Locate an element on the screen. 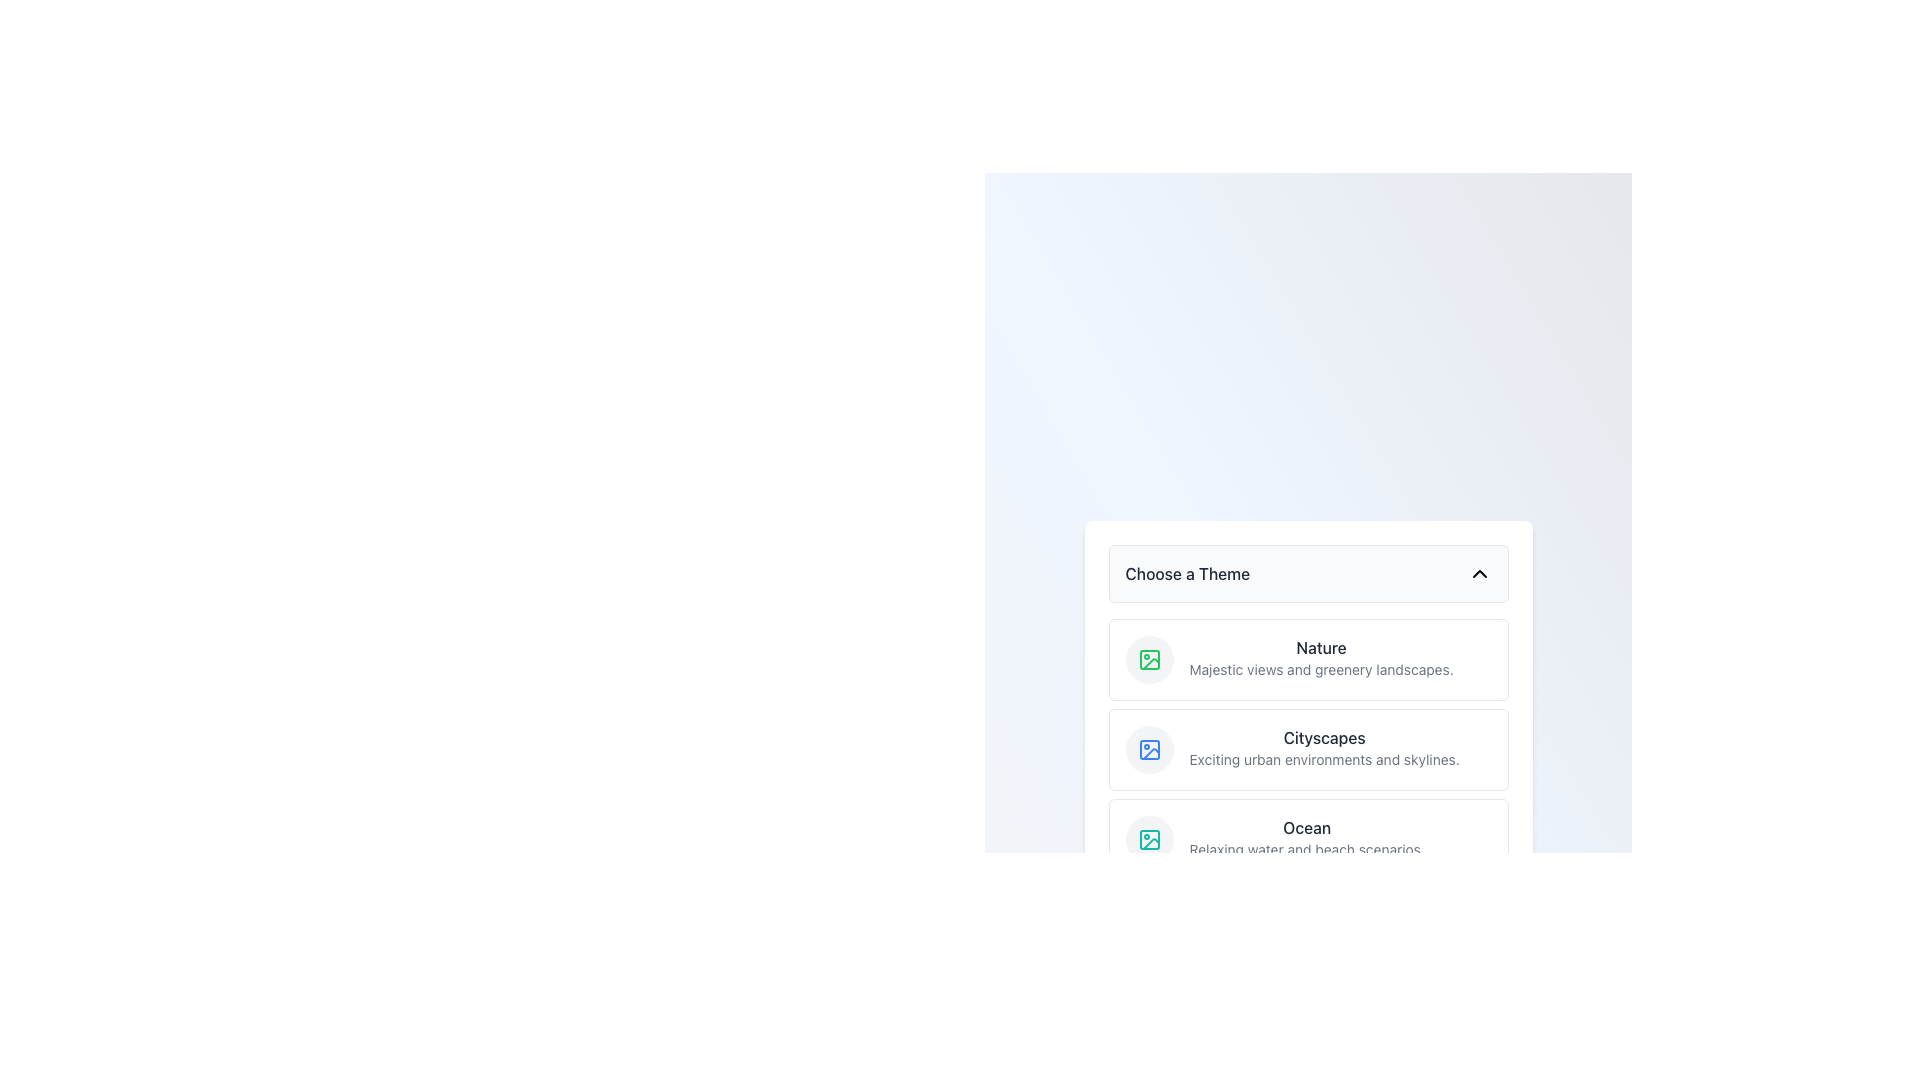 This screenshot has width=1920, height=1080. the List Item titled 'Ocean' with a teal image icon is located at coordinates (1274, 840).